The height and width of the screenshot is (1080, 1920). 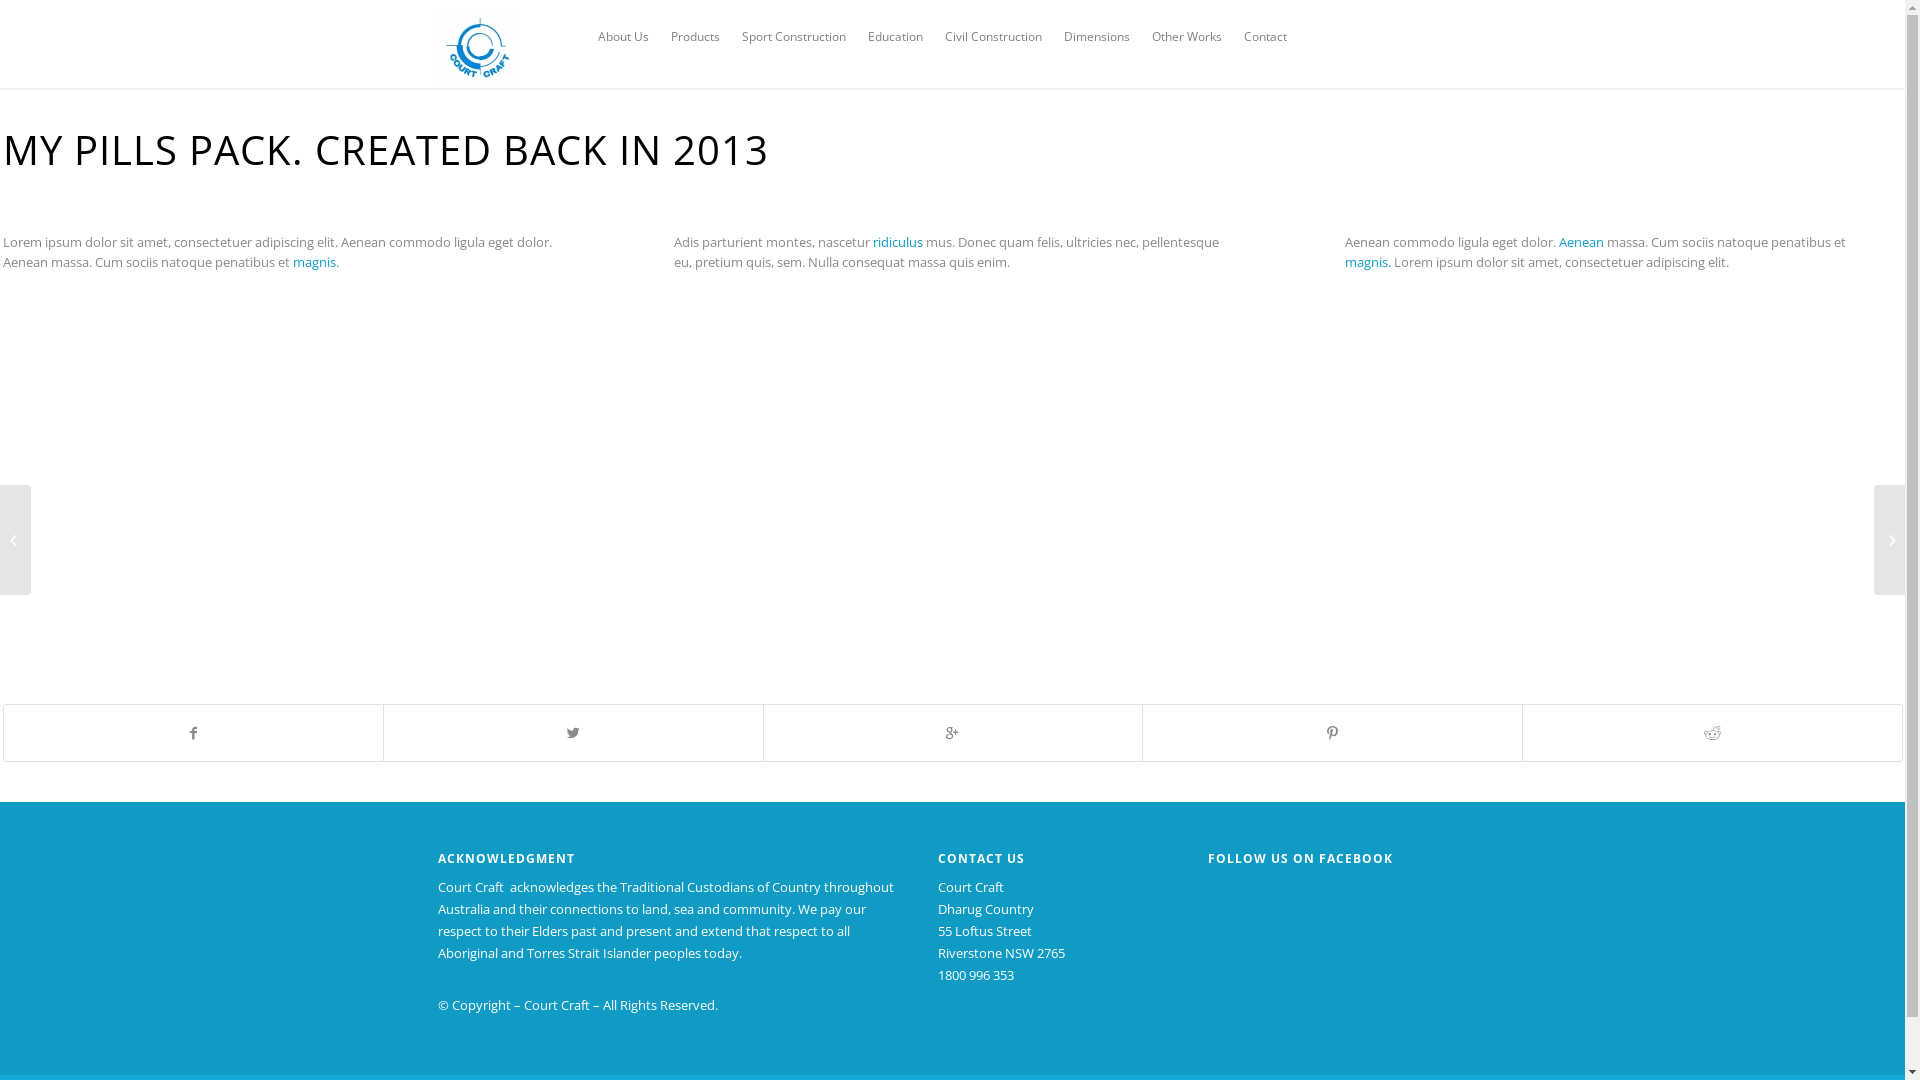 I want to click on 'Contact', so click(x=1232, y=37).